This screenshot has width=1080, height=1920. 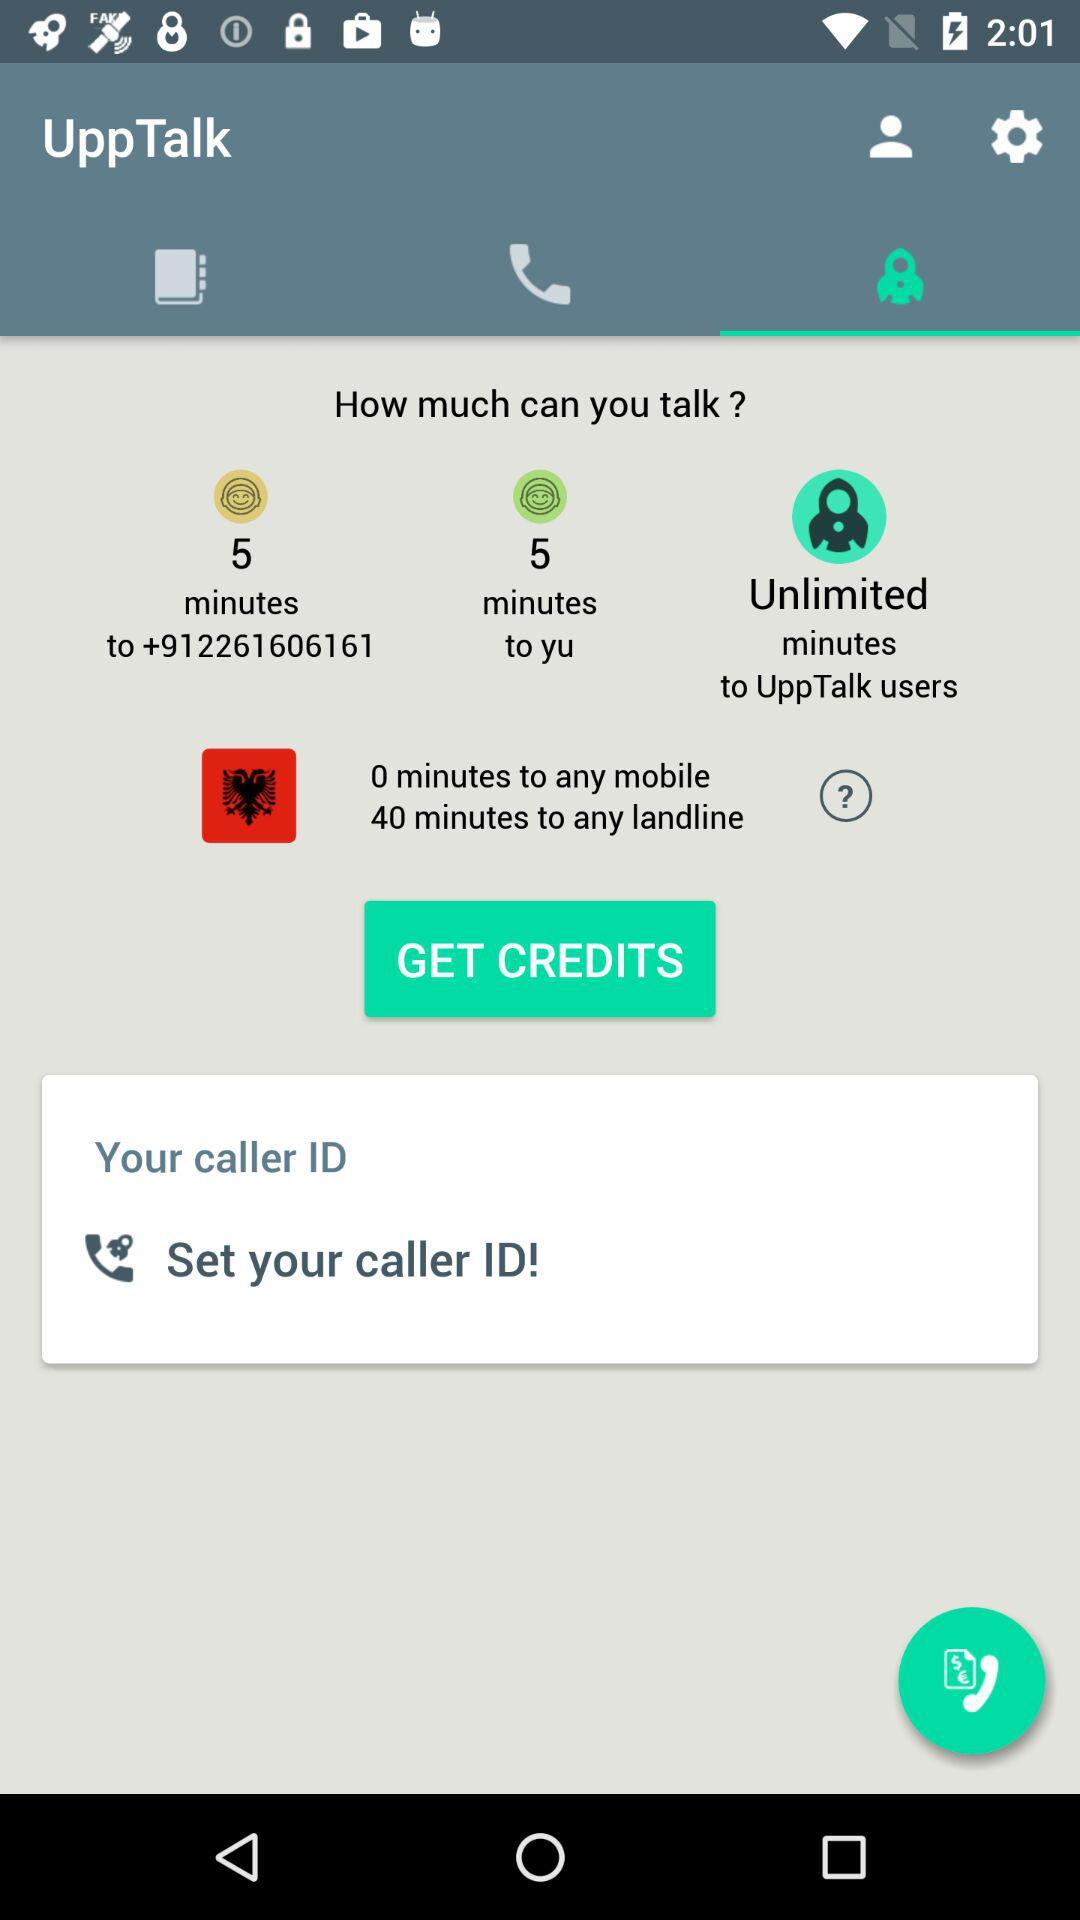 I want to click on the get credits, so click(x=540, y=957).